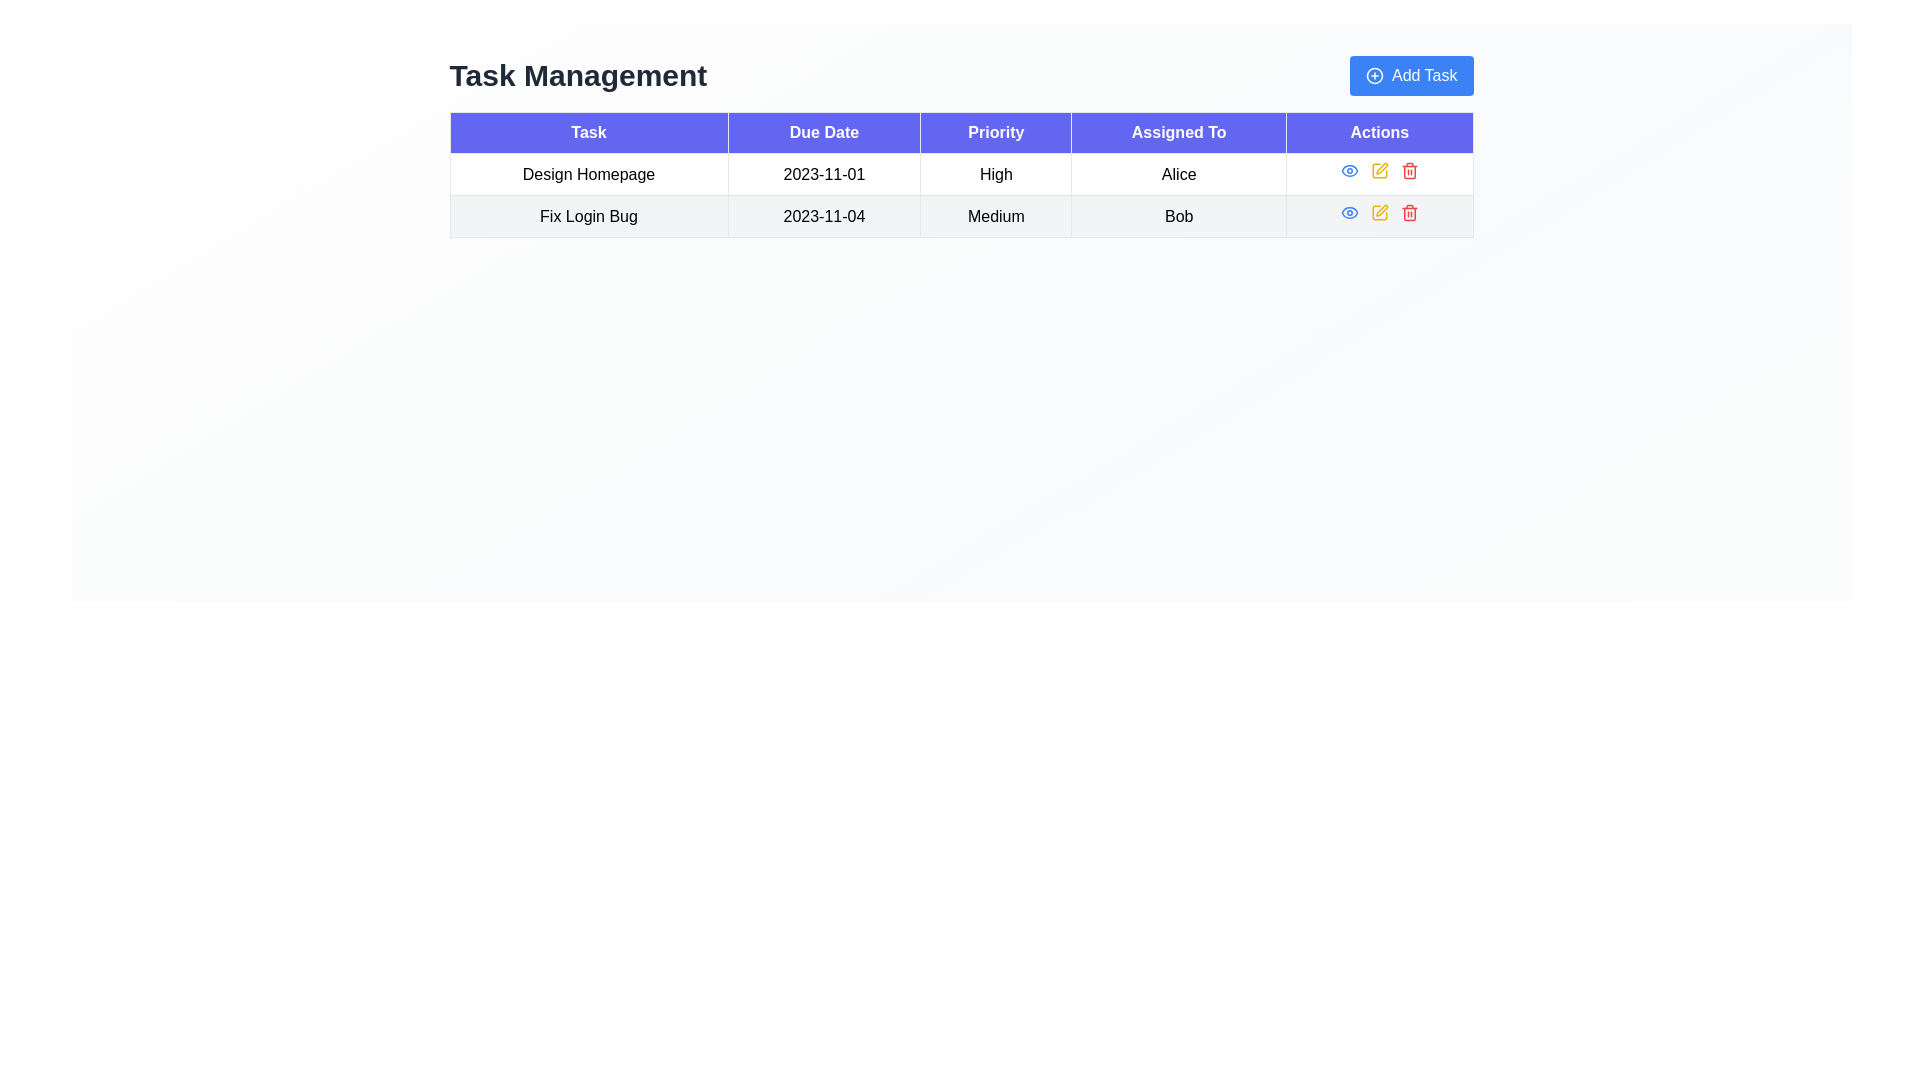 Image resolution: width=1920 pixels, height=1080 pixels. I want to click on the Header Text element, which serves as the primary header for the task management interface, located near the top-left of the visible interface, adjacent to the 'Add Task' button, so click(577, 75).